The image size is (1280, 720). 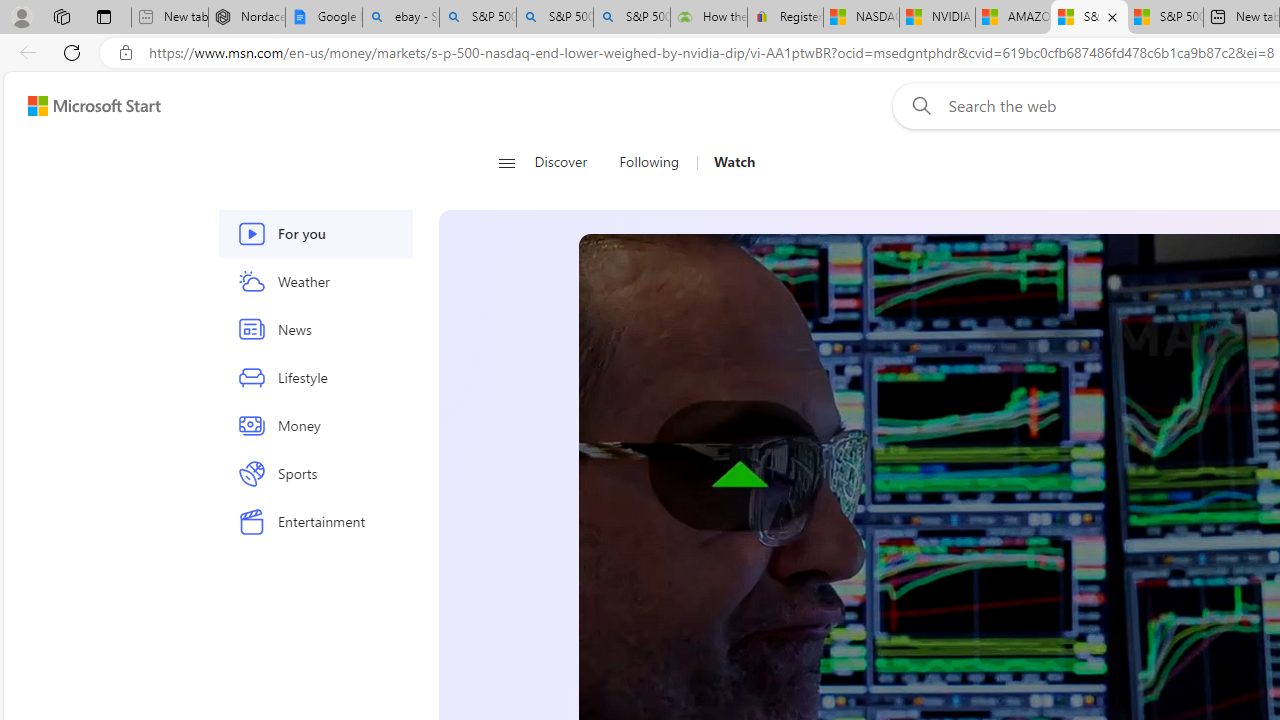 I want to click on 'Workspaces', so click(x=61, y=16).